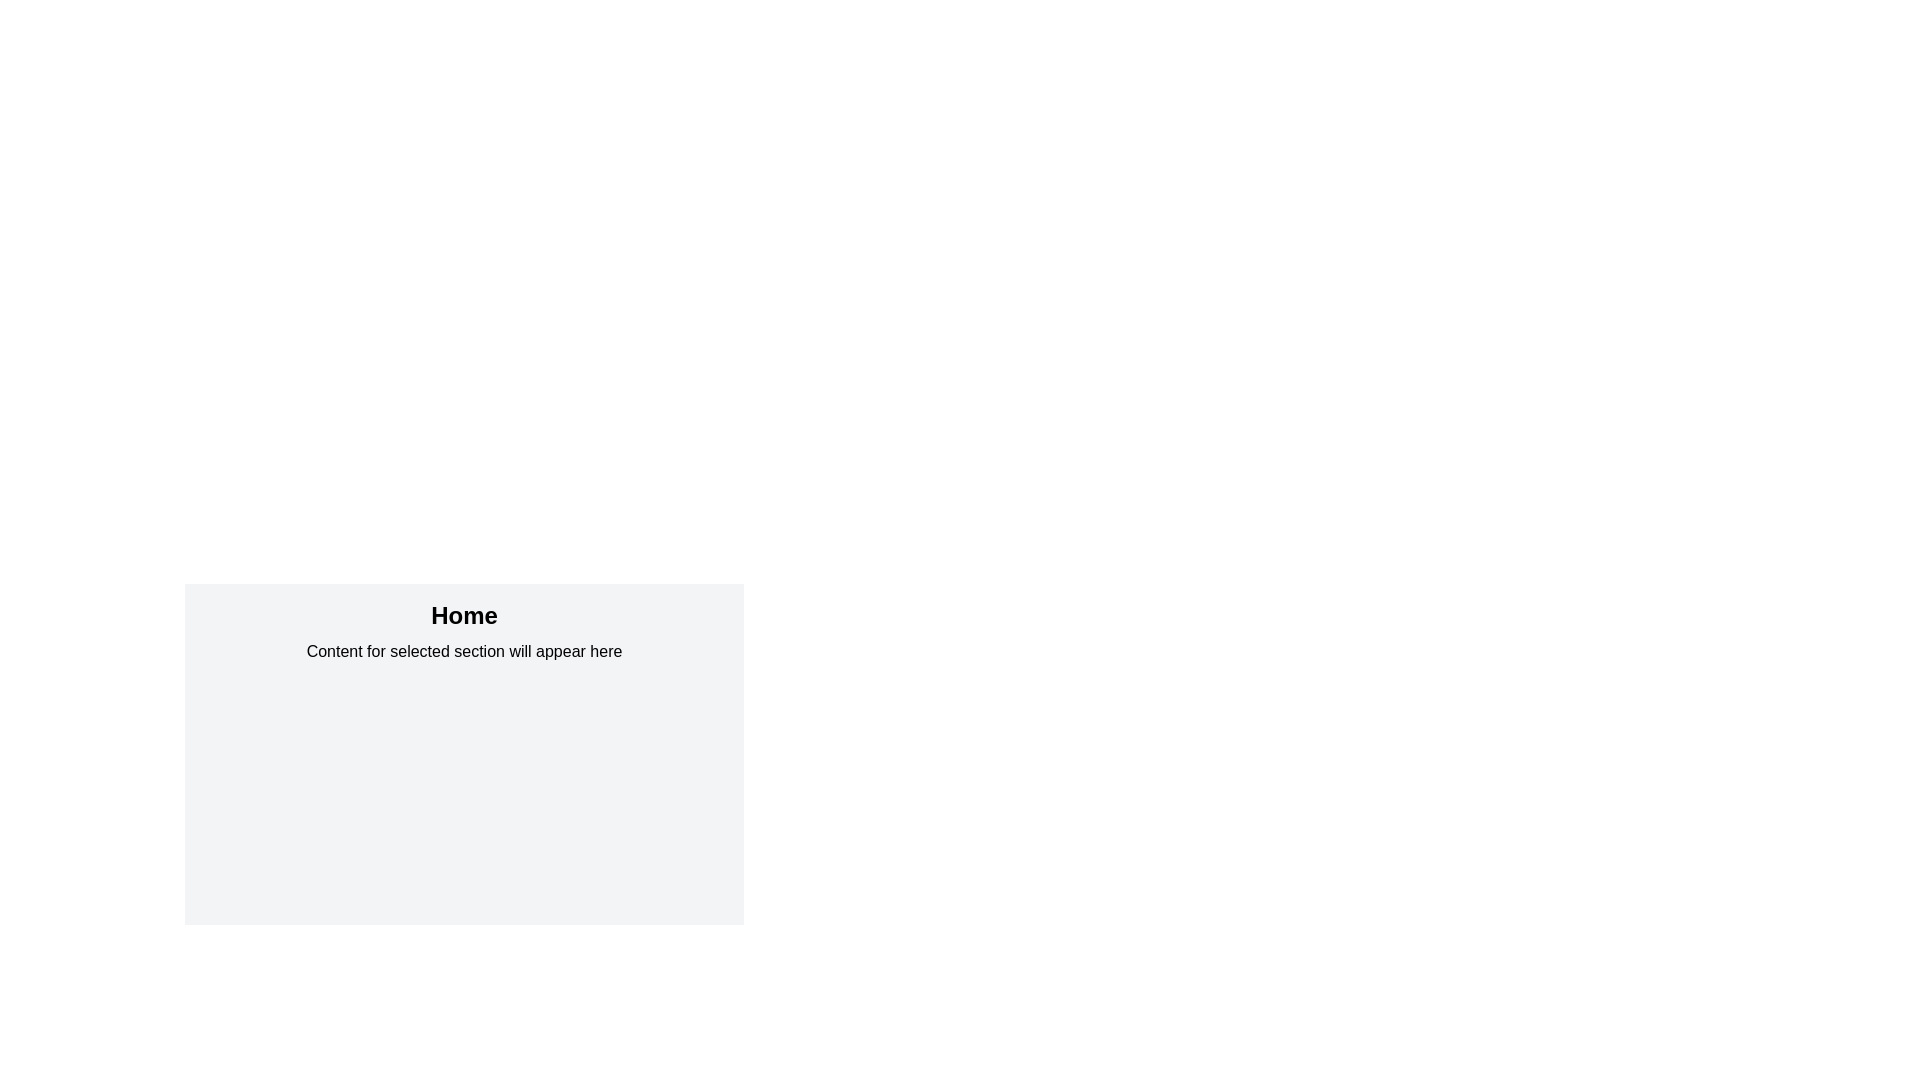 The width and height of the screenshot is (1920, 1080). Describe the element at coordinates (463, 651) in the screenshot. I see `the Text Label that serves as a placeholder for content related to the selected section, located directly below the 'Home' title within a light-colored rectangular panel` at that location.